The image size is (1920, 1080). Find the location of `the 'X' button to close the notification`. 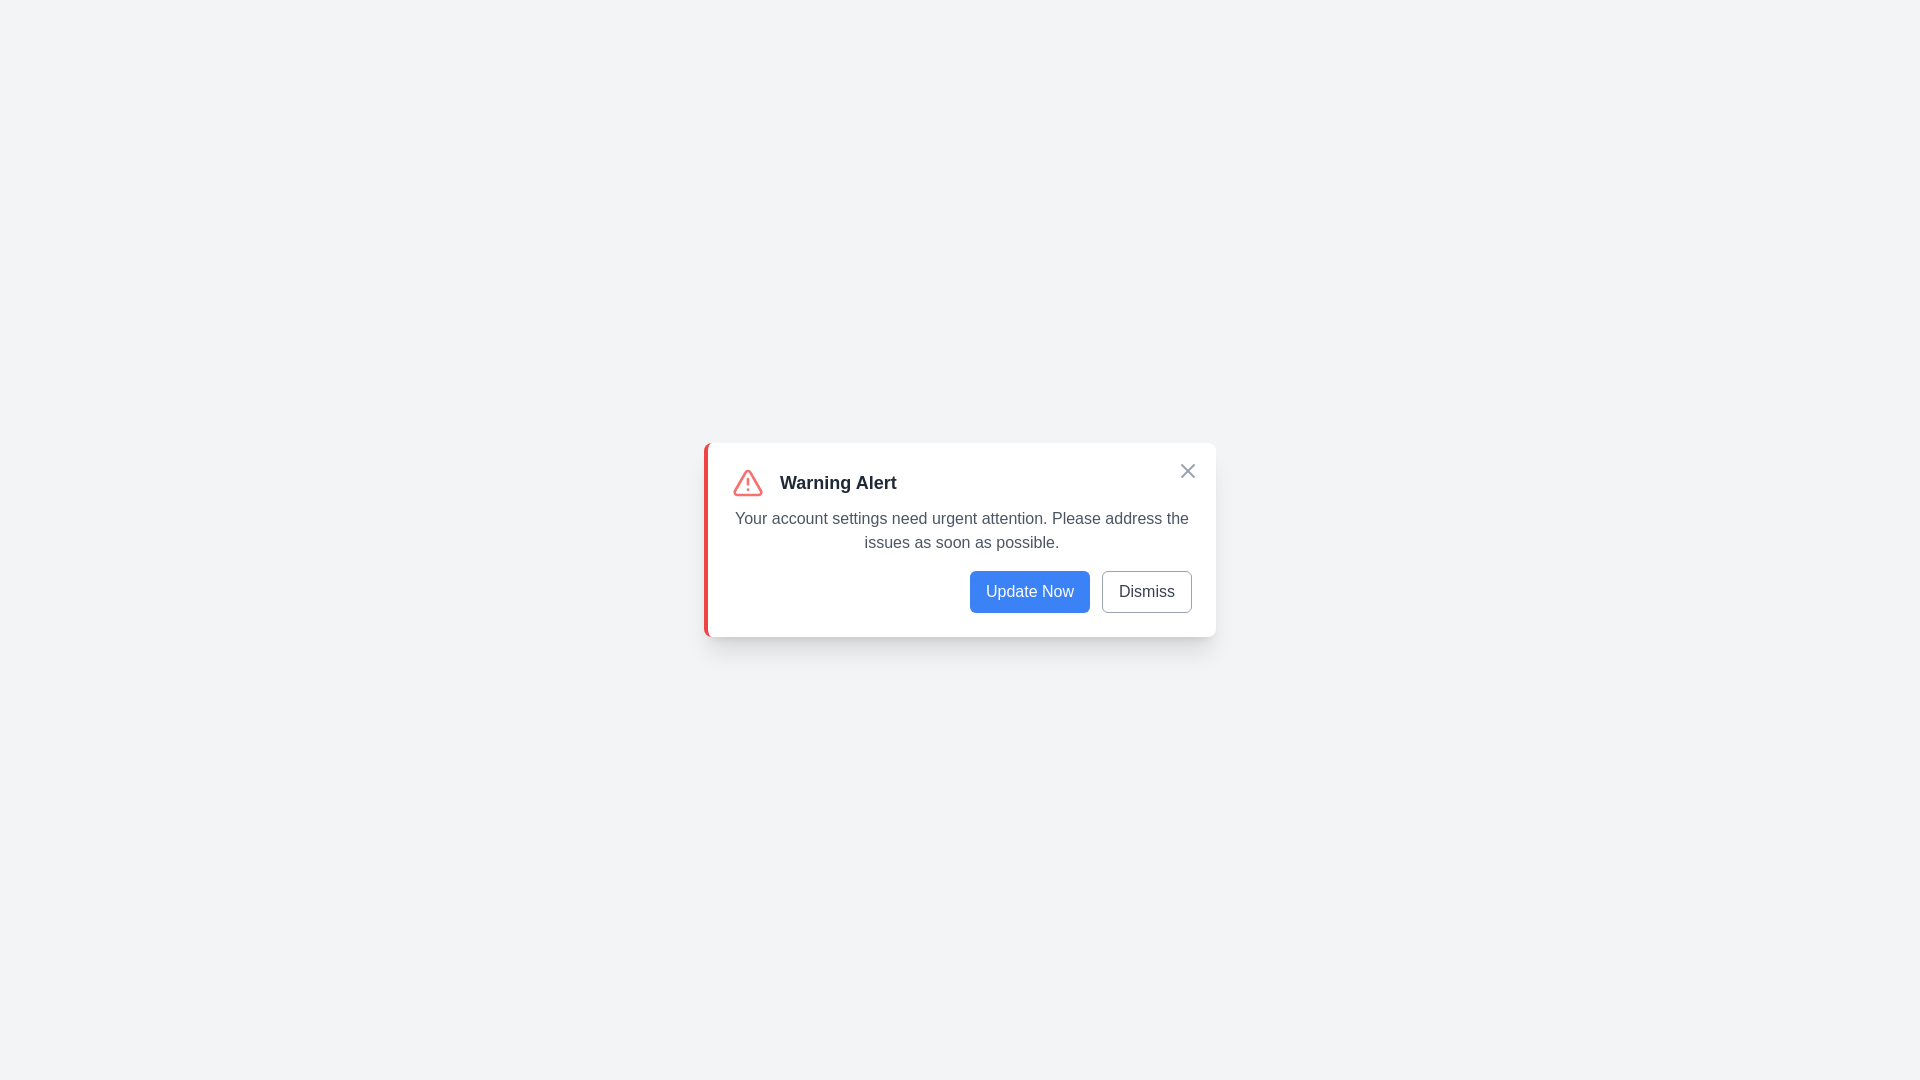

the 'X' button to close the notification is located at coordinates (1188, 470).